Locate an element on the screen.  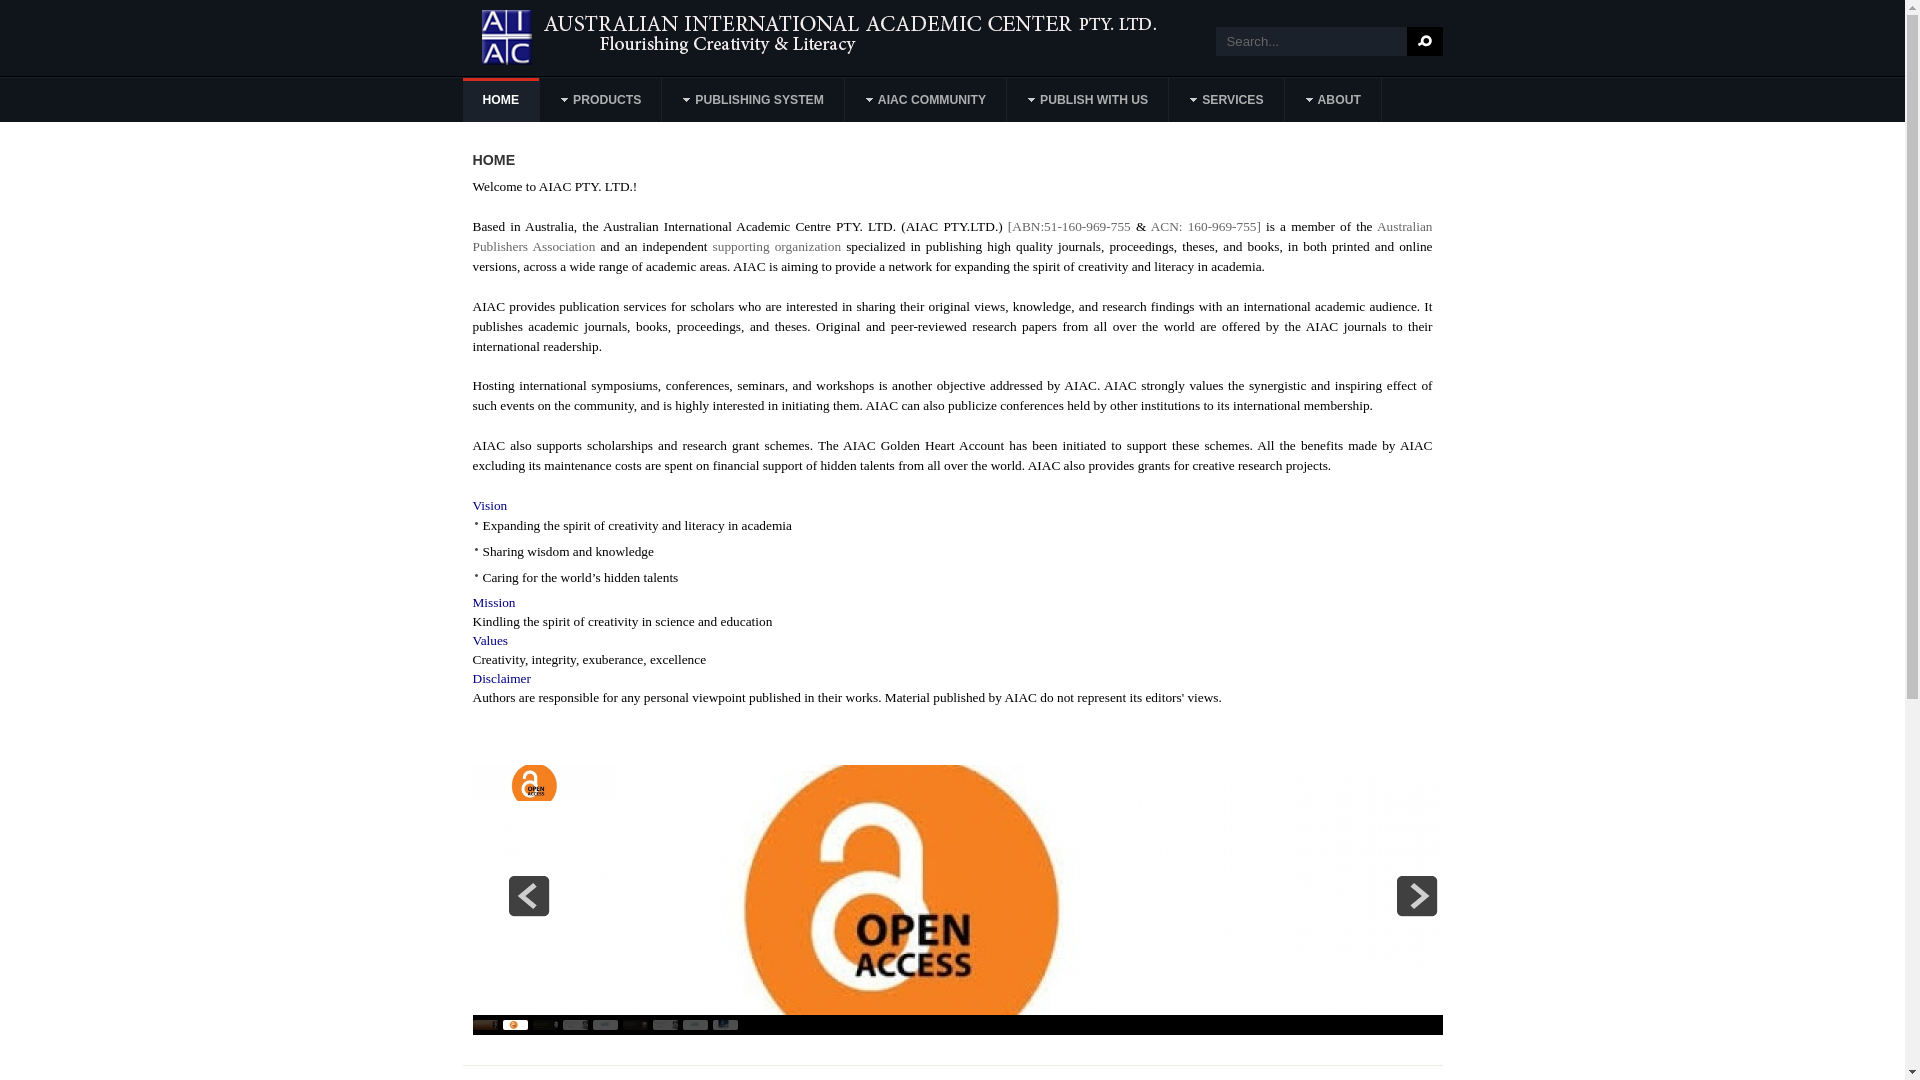
'ABN:51-160-969-755' is located at coordinates (1069, 225).